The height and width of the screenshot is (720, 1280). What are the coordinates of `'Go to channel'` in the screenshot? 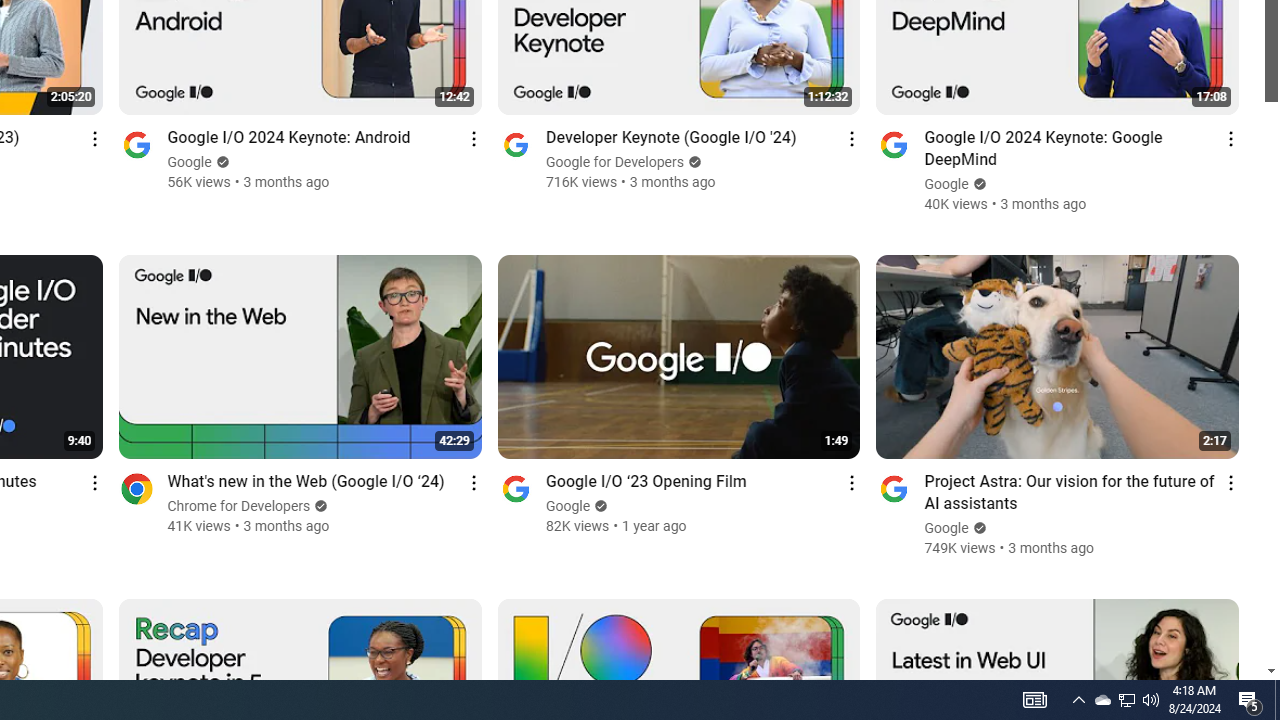 It's located at (893, 488).